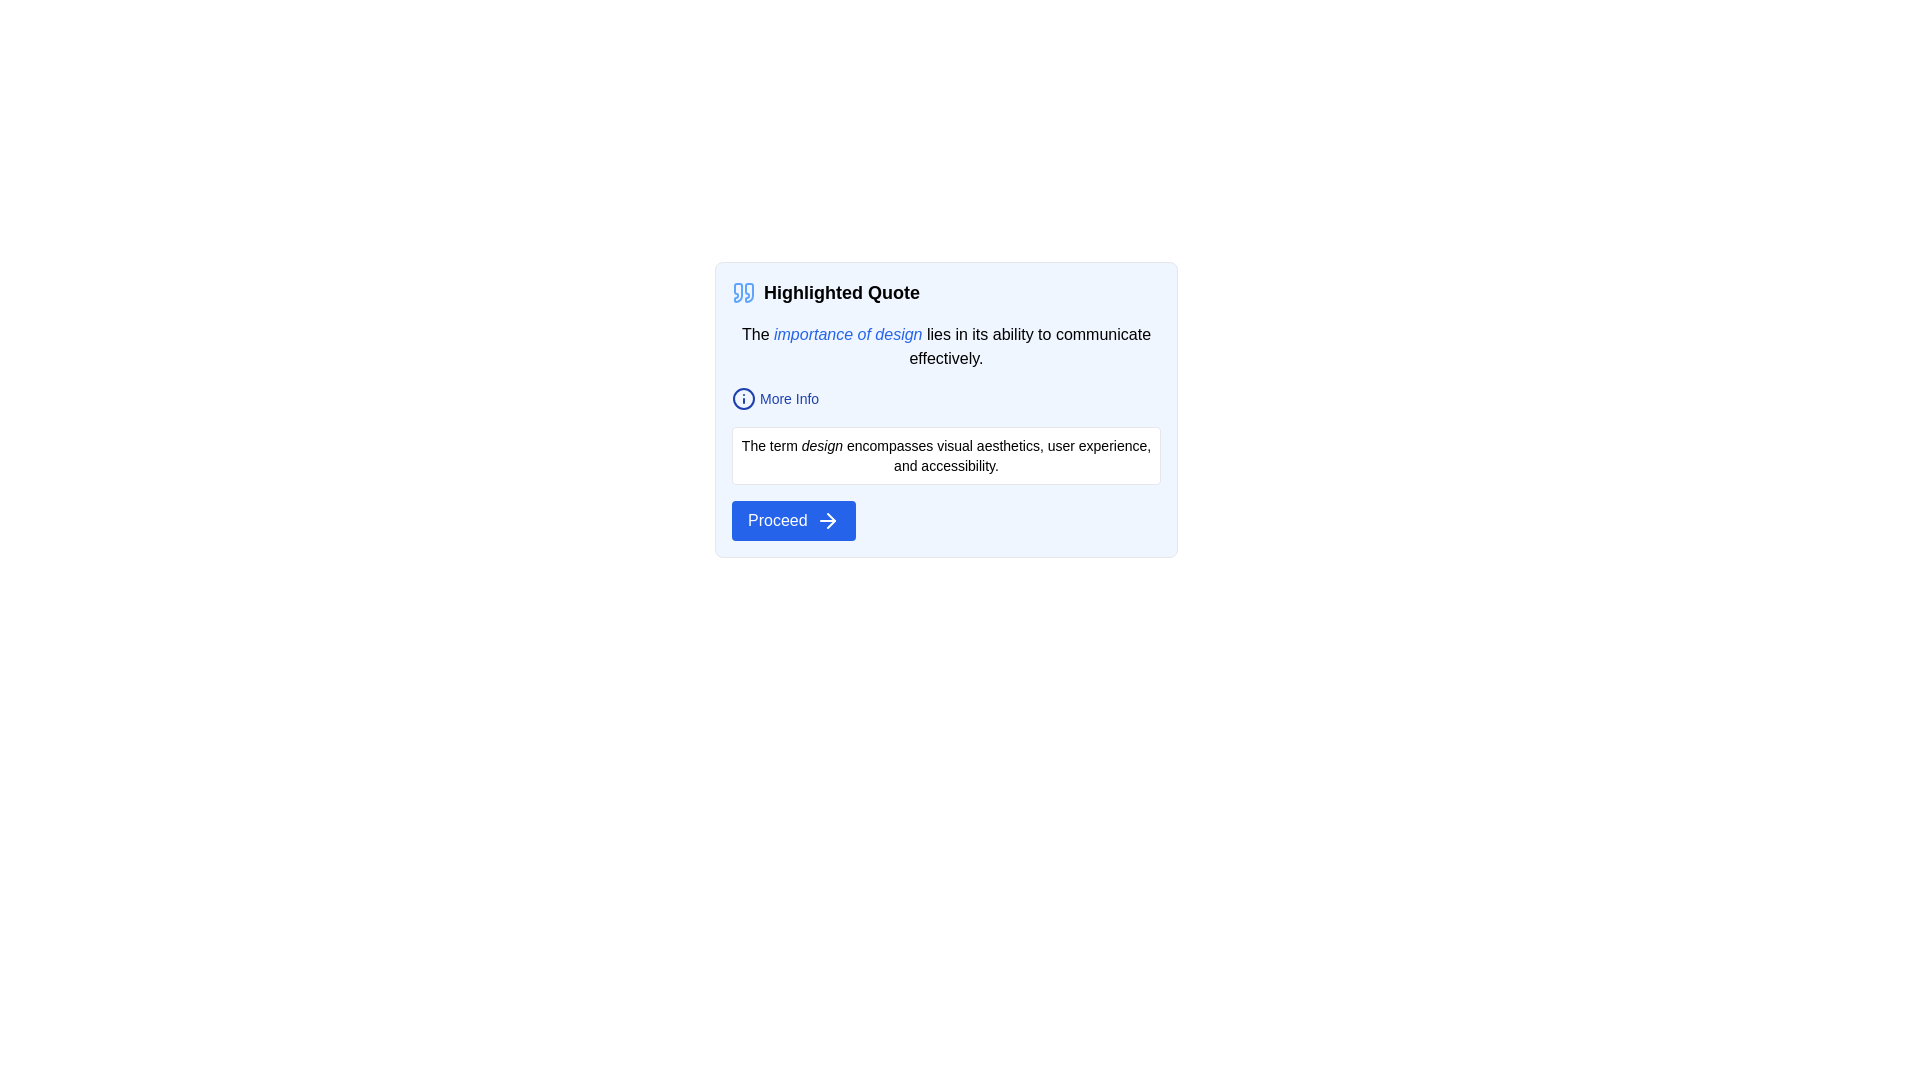 Image resolution: width=1920 pixels, height=1080 pixels. What do you see at coordinates (743, 293) in the screenshot?
I see `the blue quotation marks icon located to the left of the 'Highlighted Quote' text, which is the first element in its group, enhancing the title visually` at bounding box center [743, 293].